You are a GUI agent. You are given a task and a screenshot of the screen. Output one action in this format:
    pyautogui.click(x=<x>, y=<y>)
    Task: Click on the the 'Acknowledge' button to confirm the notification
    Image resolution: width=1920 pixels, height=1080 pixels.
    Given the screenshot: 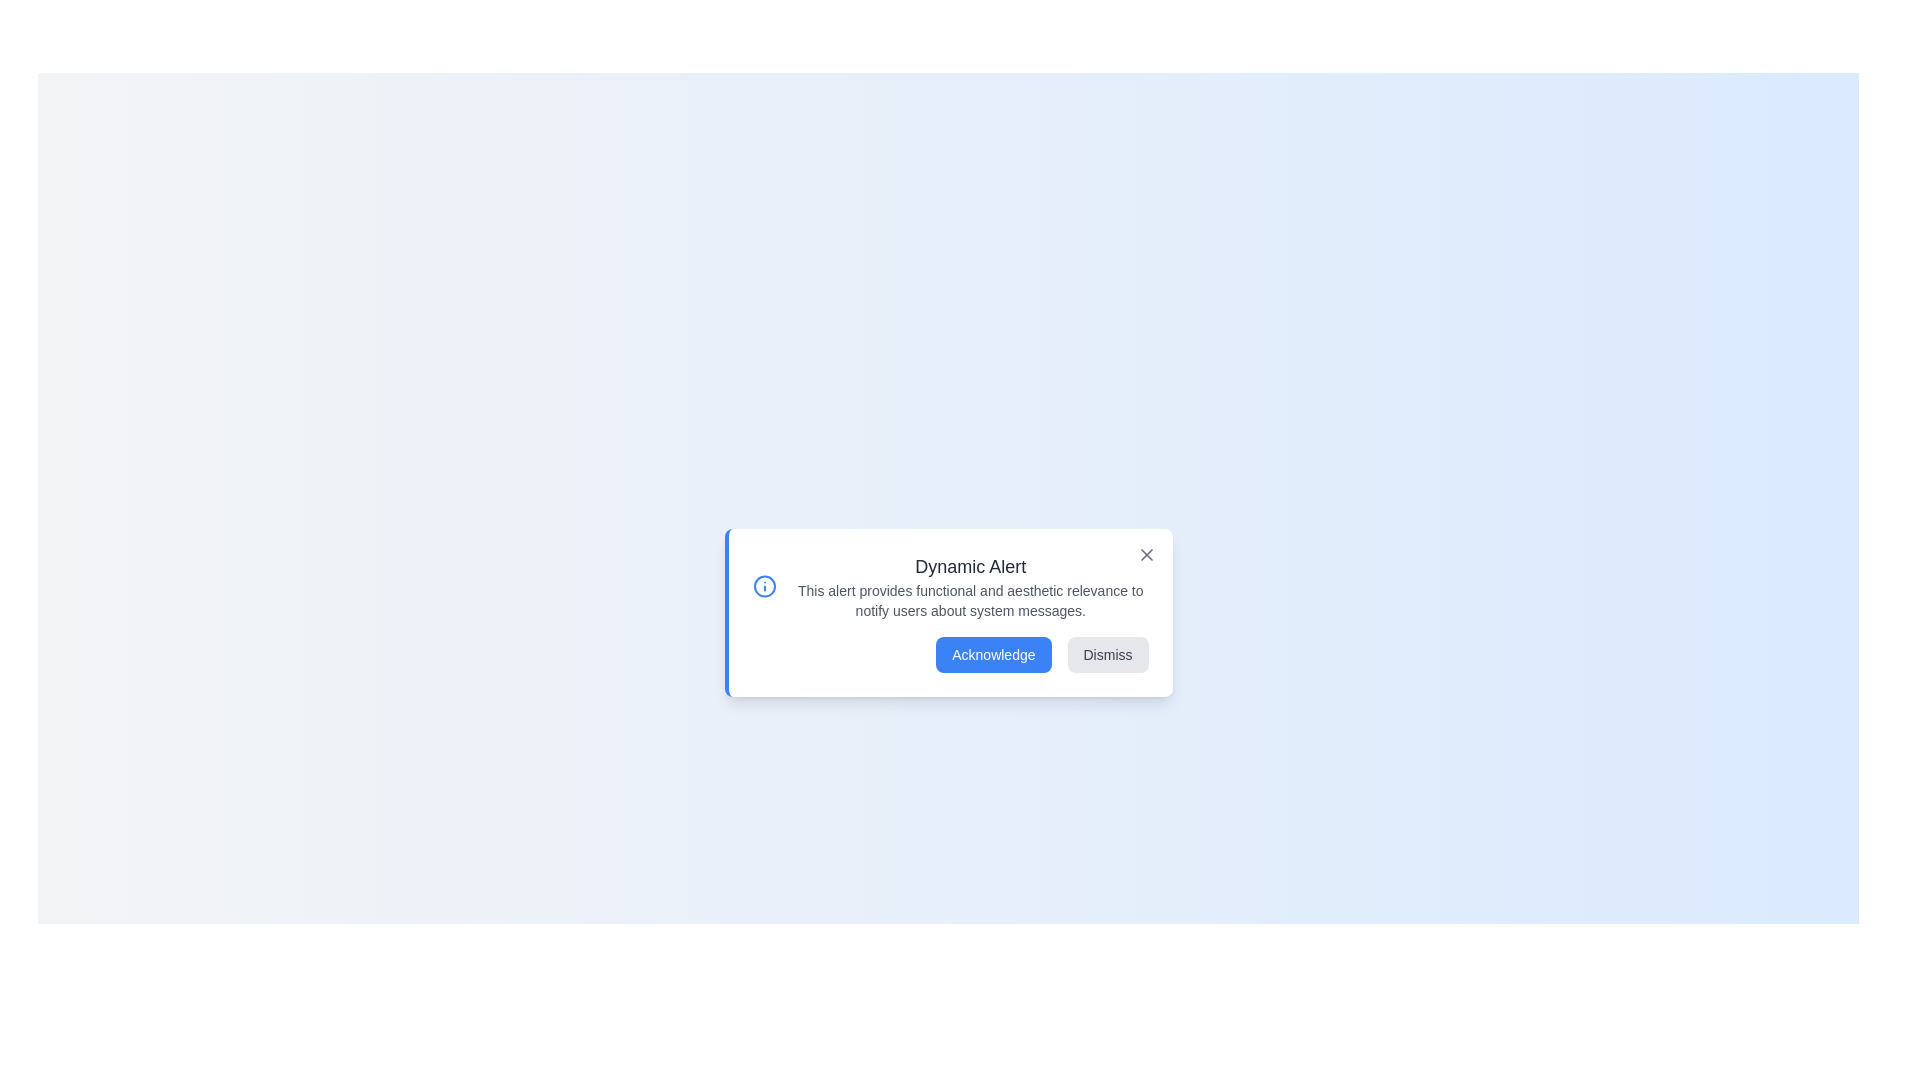 What is the action you would take?
    pyautogui.click(x=993, y=655)
    